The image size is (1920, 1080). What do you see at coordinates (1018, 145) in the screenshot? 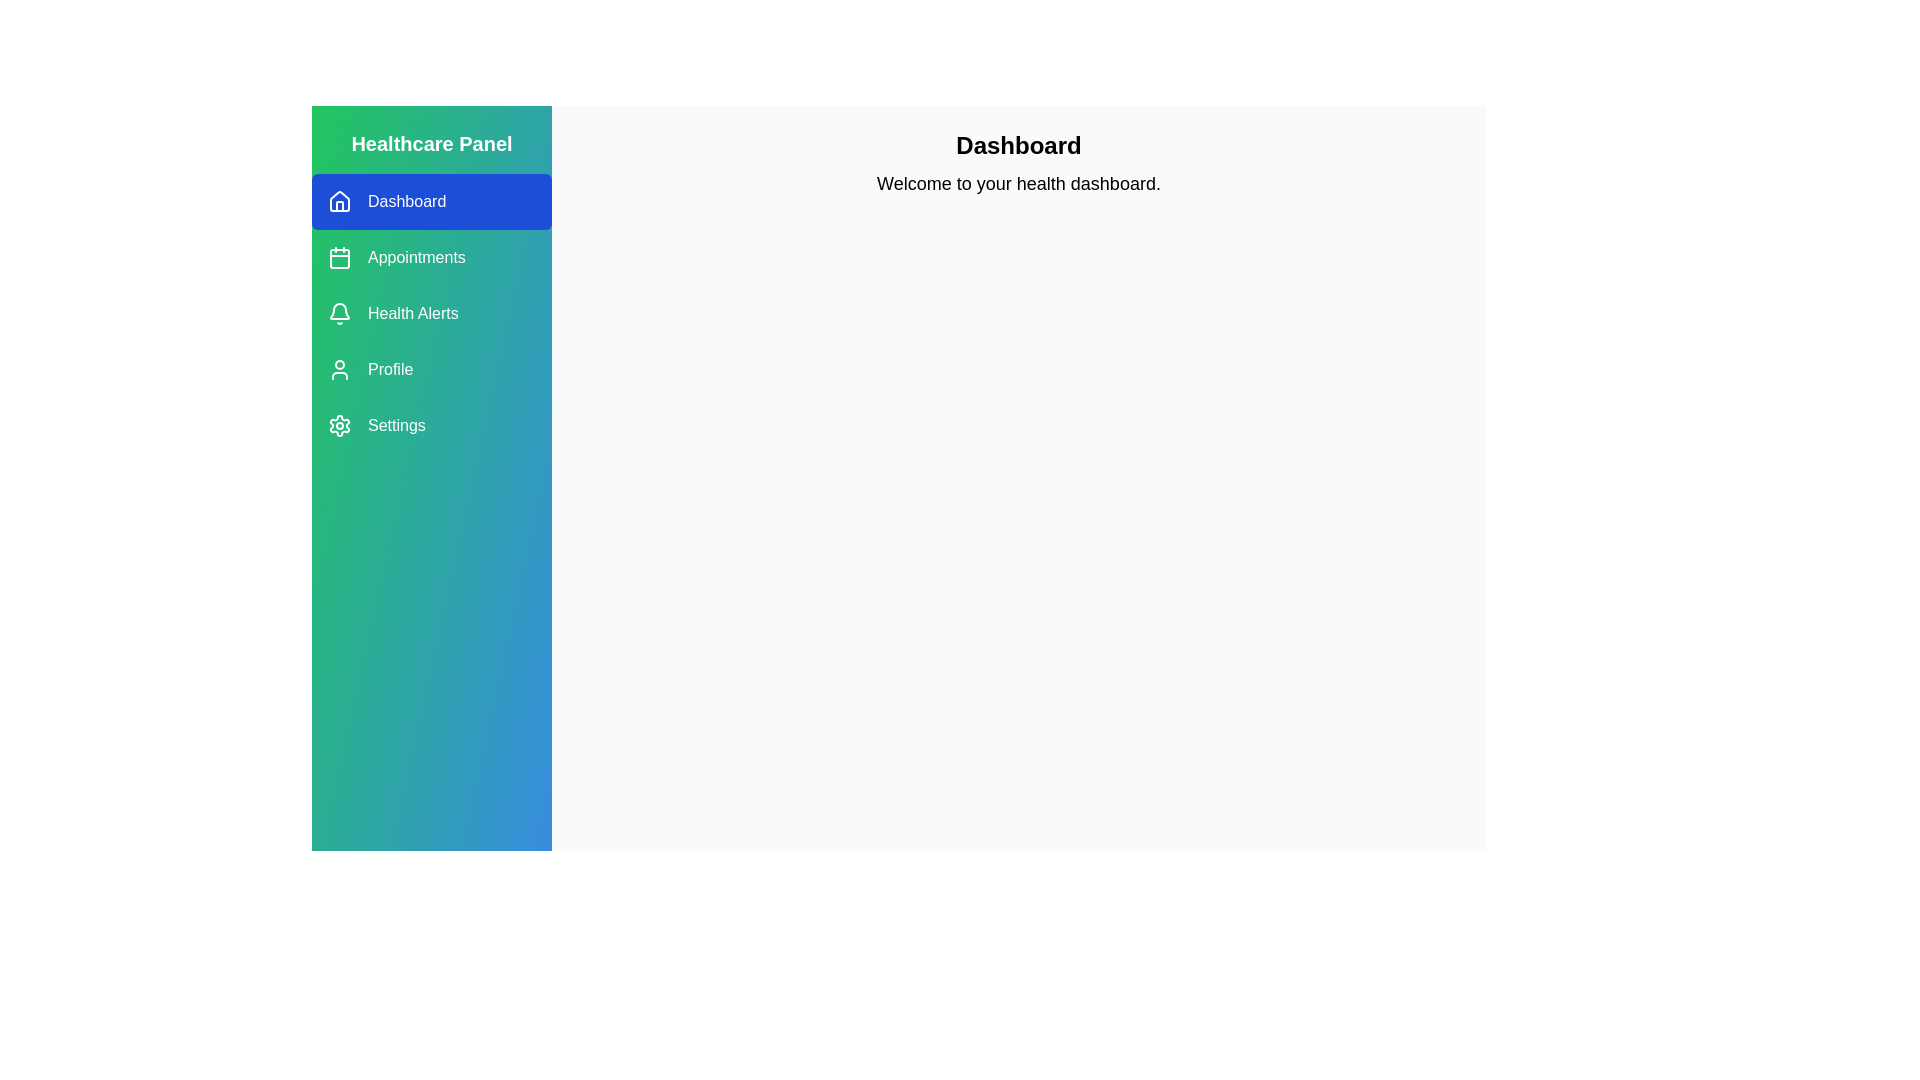
I see `prominent header text labeled 'Dashboard', which is styled with large, bold black text and centrally aligned at the top of the section` at bounding box center [1018, 145].